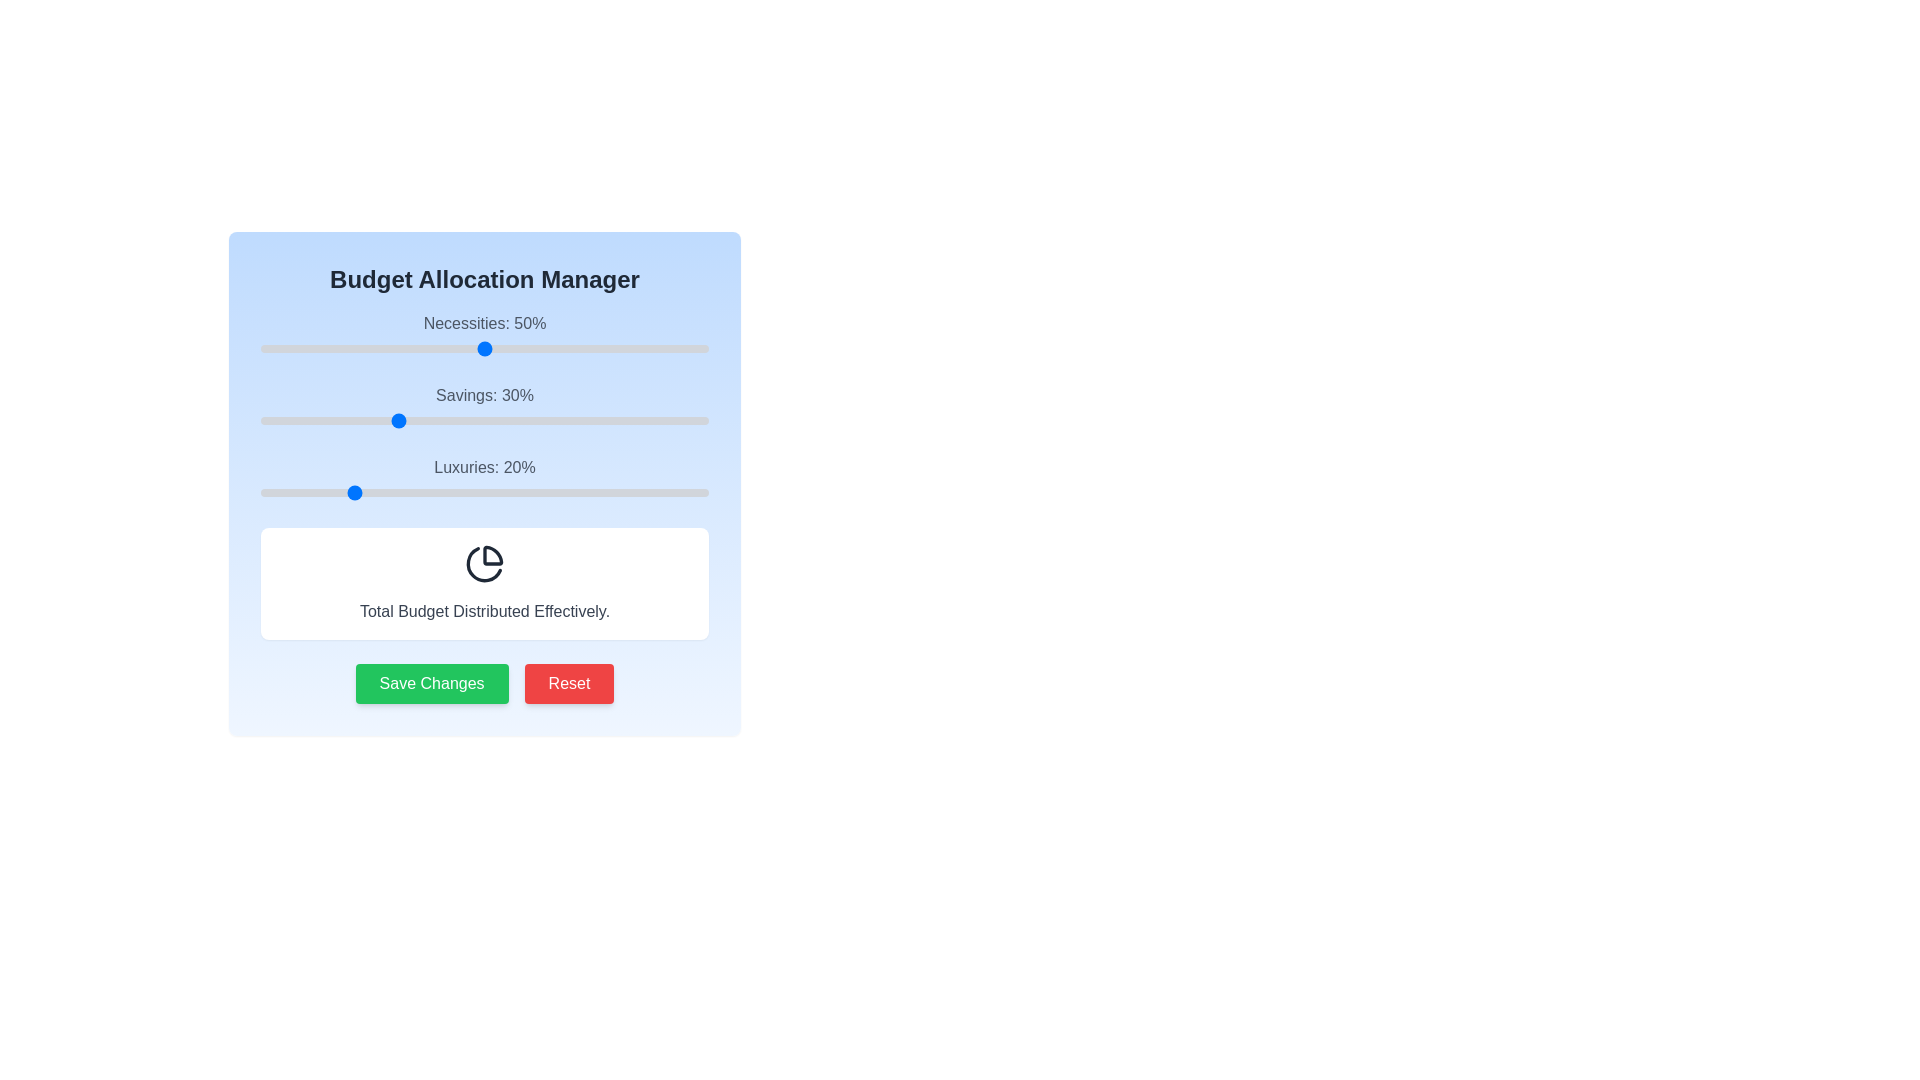  What do you see at coordinates (600, 493) in the screenshot?
I see `luxuries percentage` at bounding box center [600, 493].